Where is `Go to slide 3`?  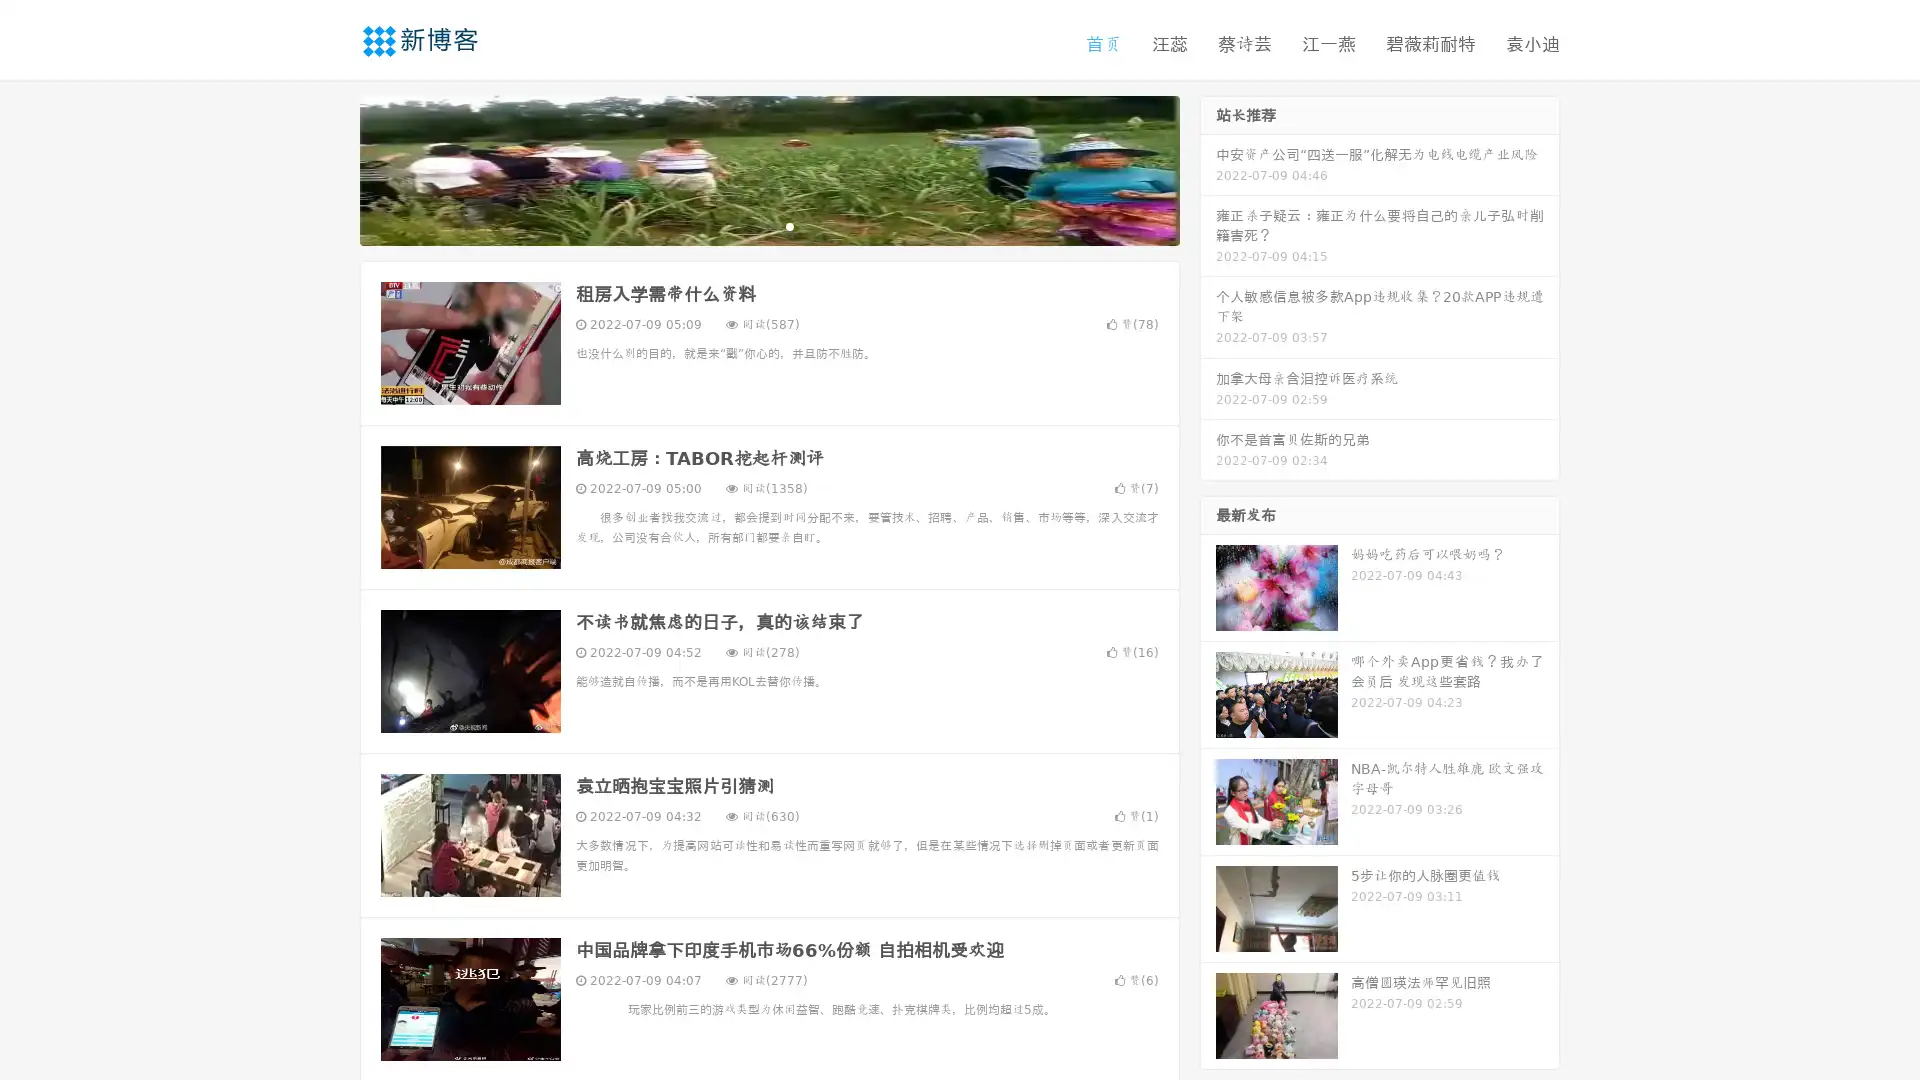 Go to slide 3 is located at coordinates (789, 225).